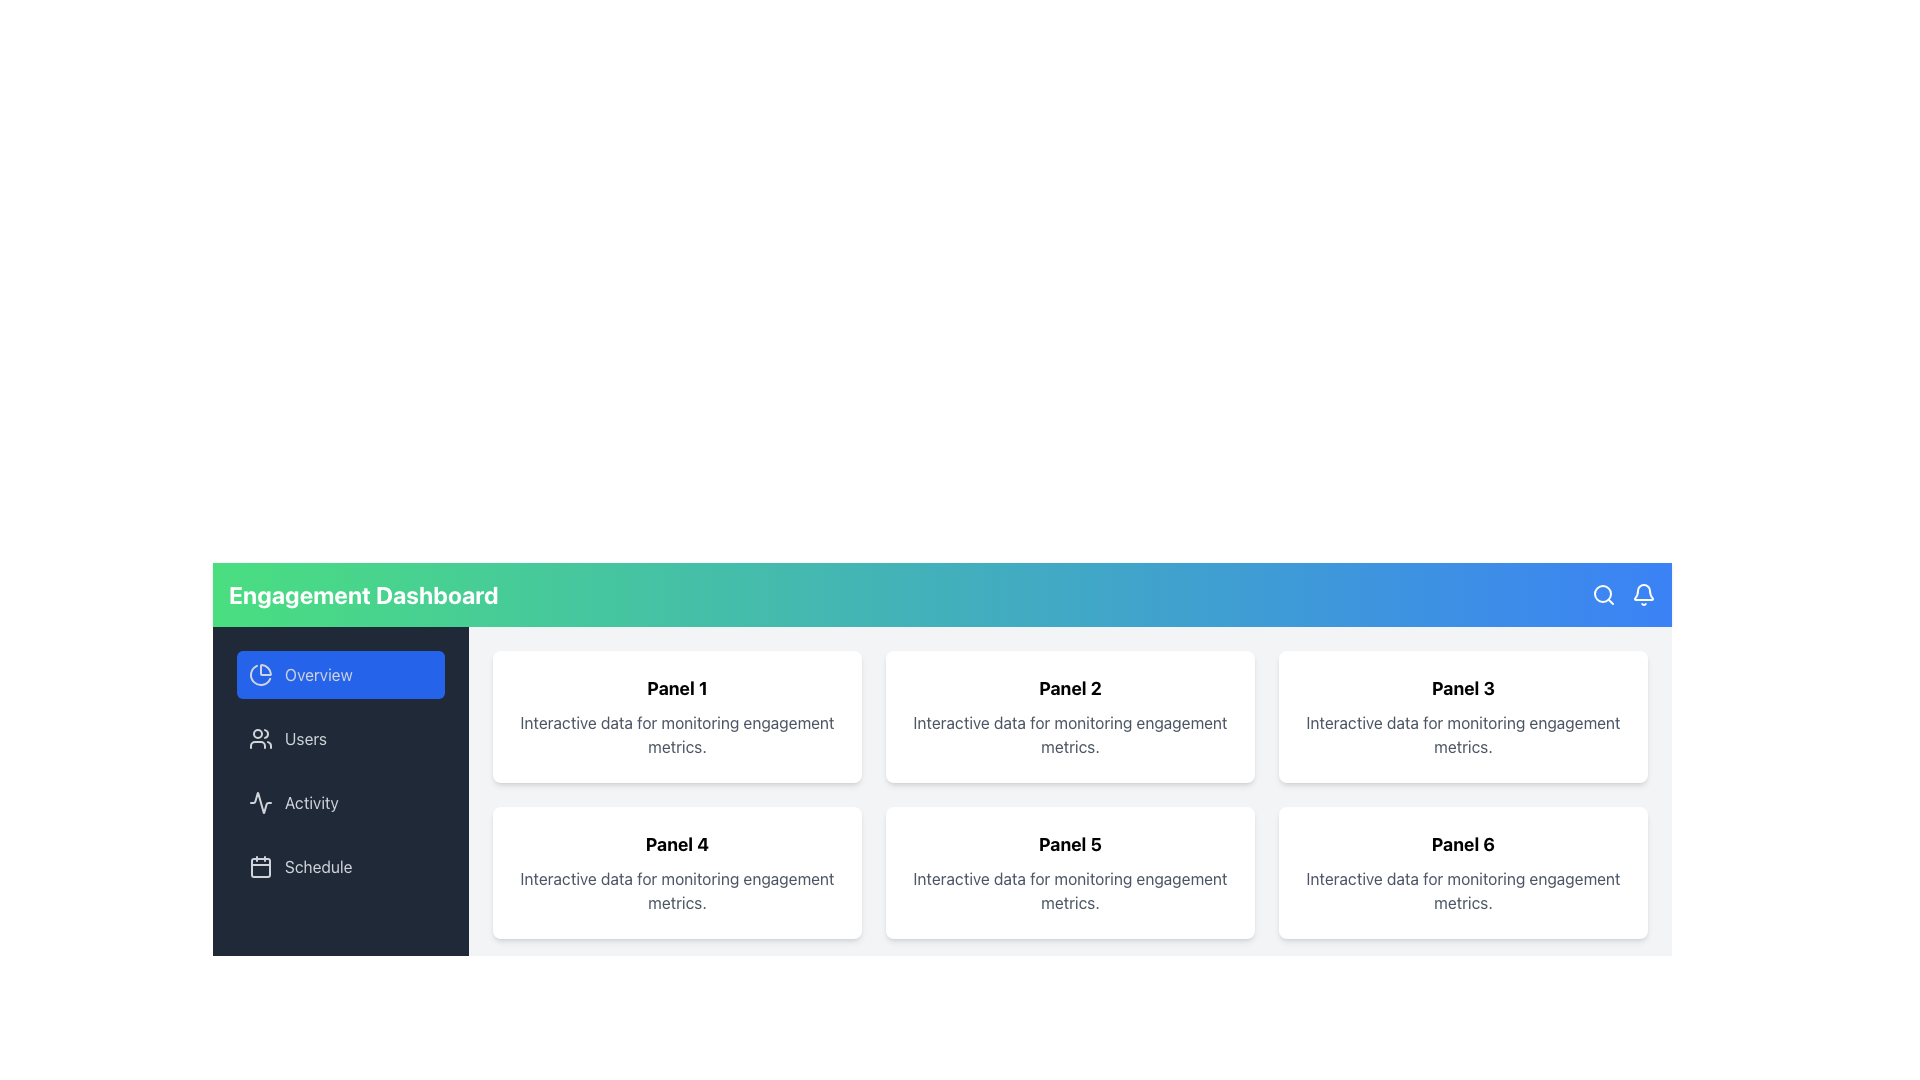  I want to click on text content of the title element located at the top-center of the fifth card in a grid of six cards, so click(1069, 844).